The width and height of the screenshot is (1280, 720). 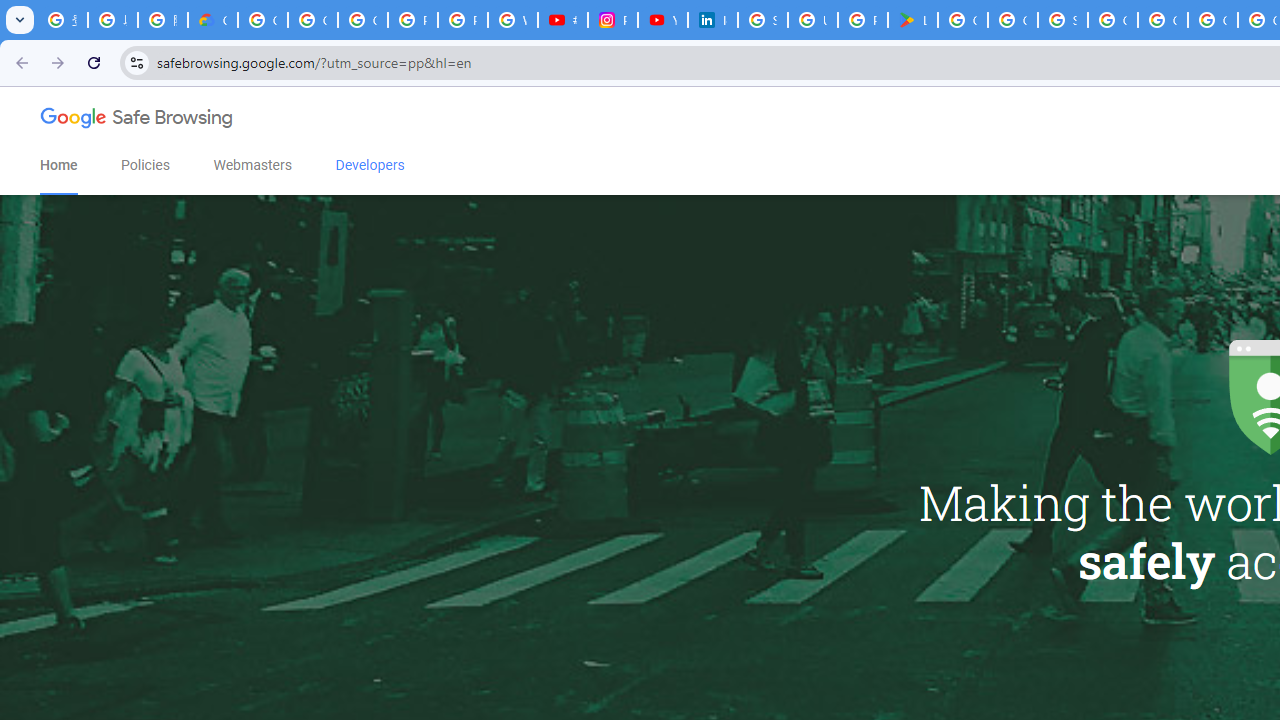 What do you see at coordinates (251, 164) in the screenshot?
I see `'Webmasters'` at bounding box center [251, 164].